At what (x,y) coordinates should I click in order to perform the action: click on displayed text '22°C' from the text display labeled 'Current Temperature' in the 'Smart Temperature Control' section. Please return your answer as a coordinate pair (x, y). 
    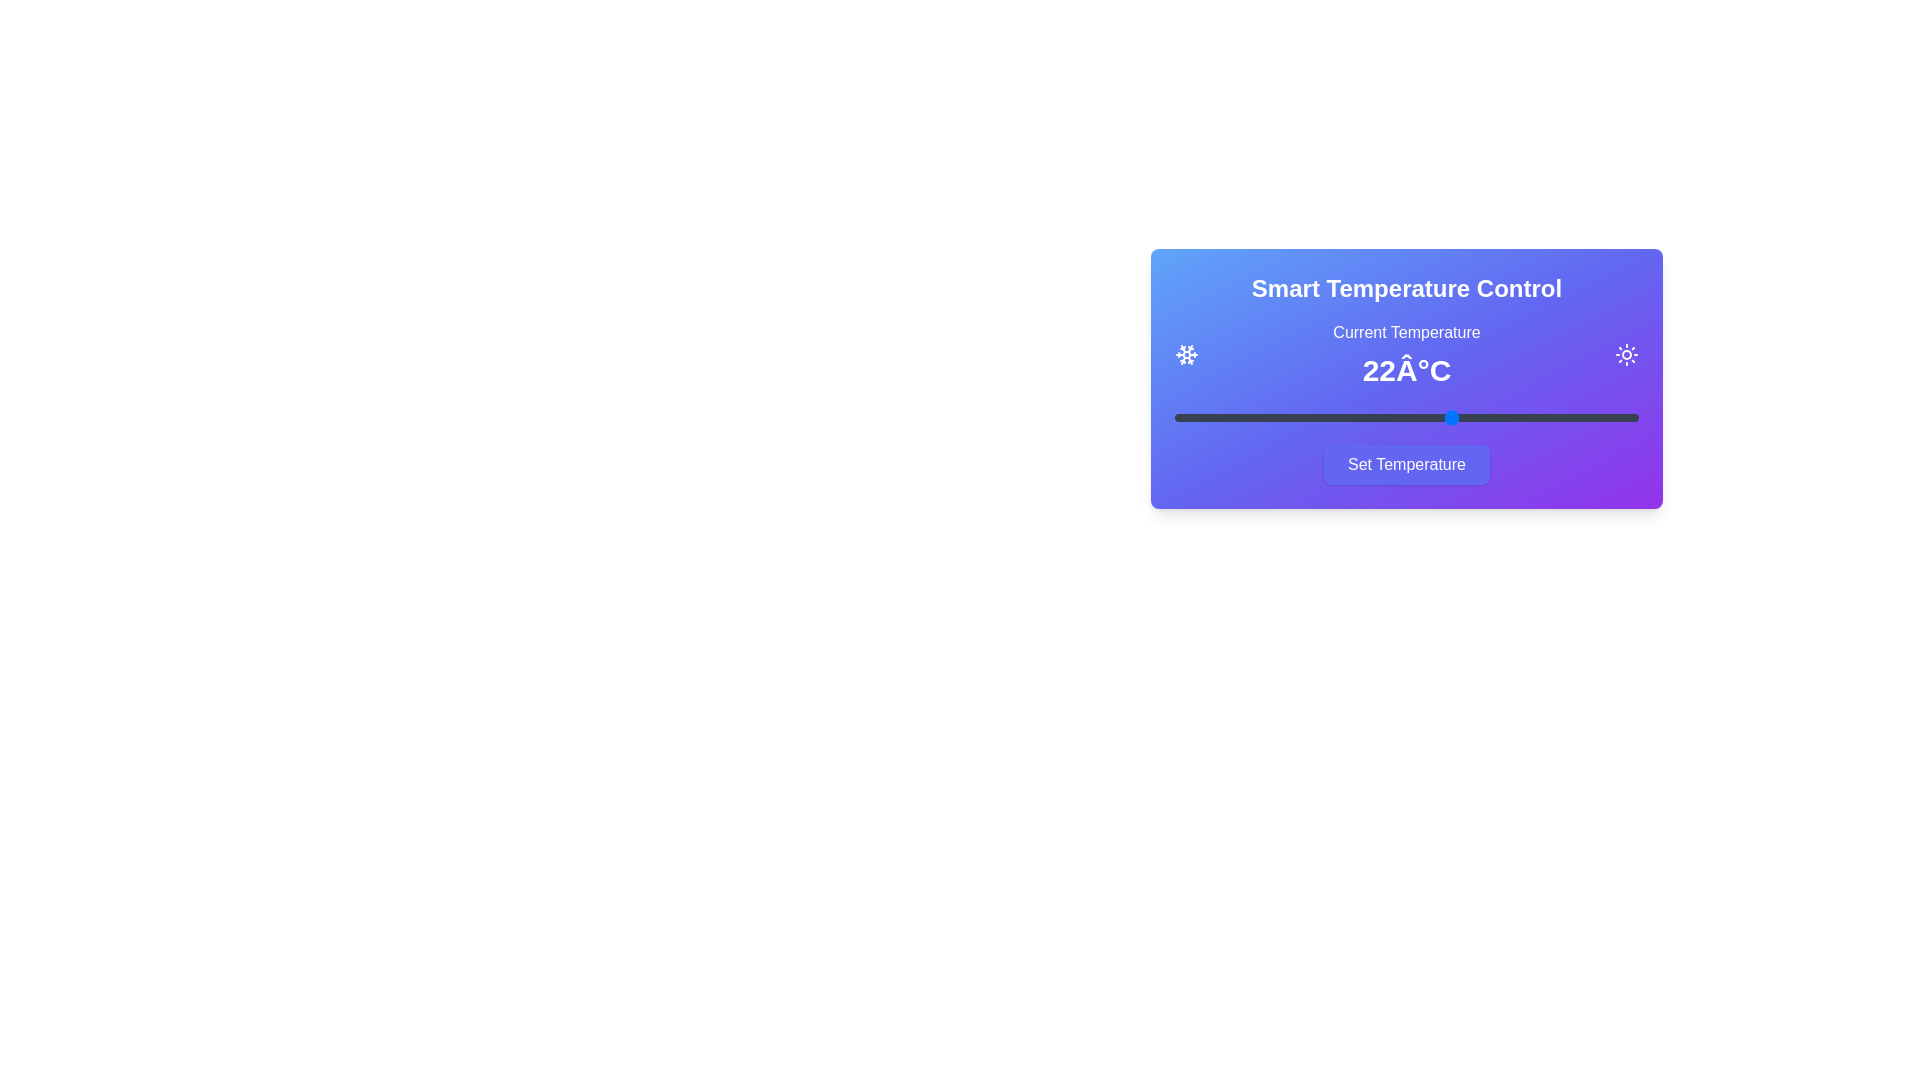
    Looking at the image, I should click on (1405, 353).